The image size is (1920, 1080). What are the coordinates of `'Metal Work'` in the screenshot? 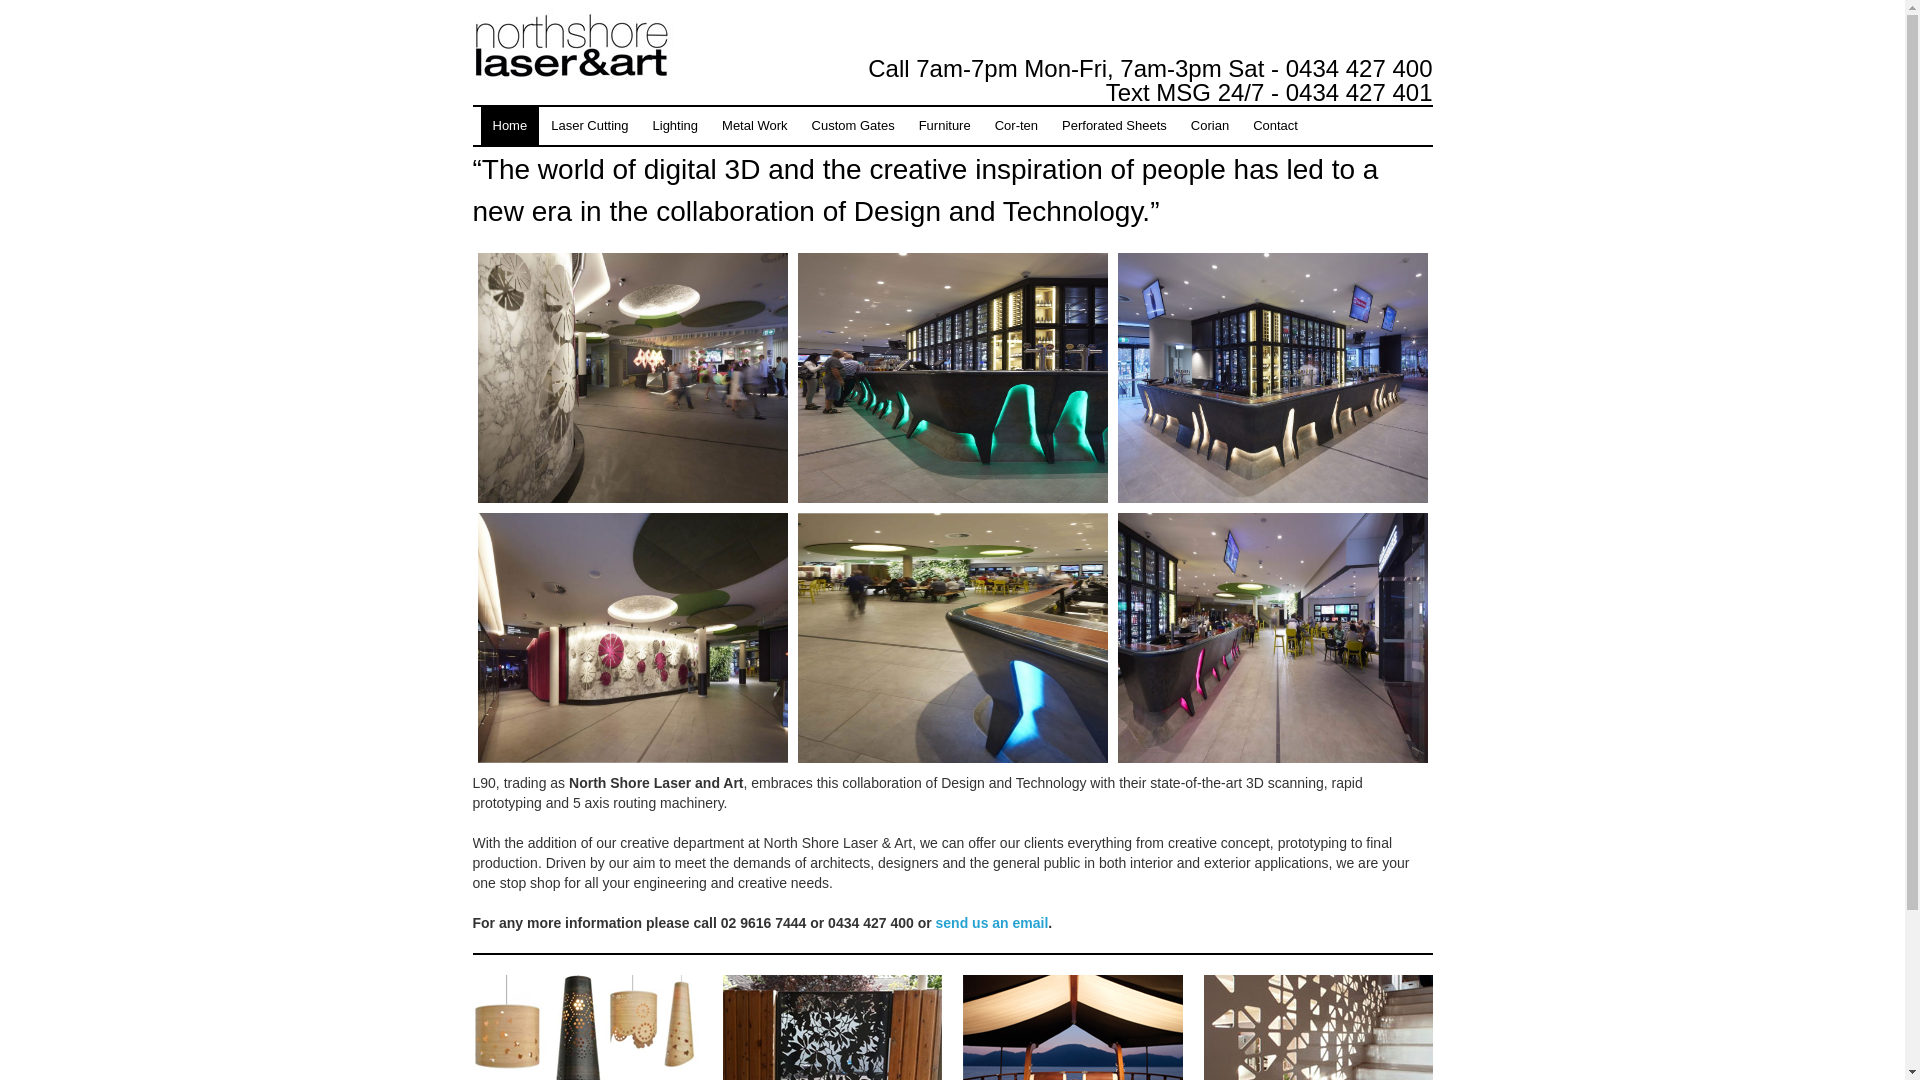 It's located at (753, 126).